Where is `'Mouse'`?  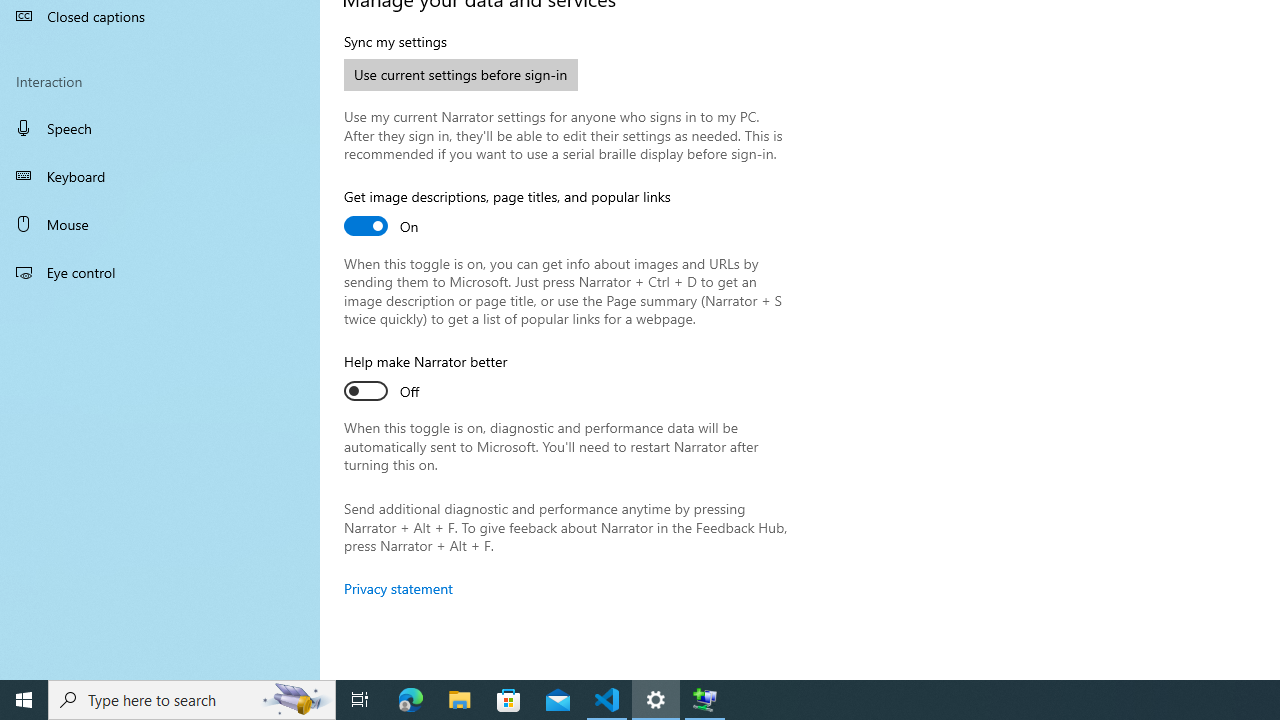 'Mouse' is located at coordinates (160, 223).